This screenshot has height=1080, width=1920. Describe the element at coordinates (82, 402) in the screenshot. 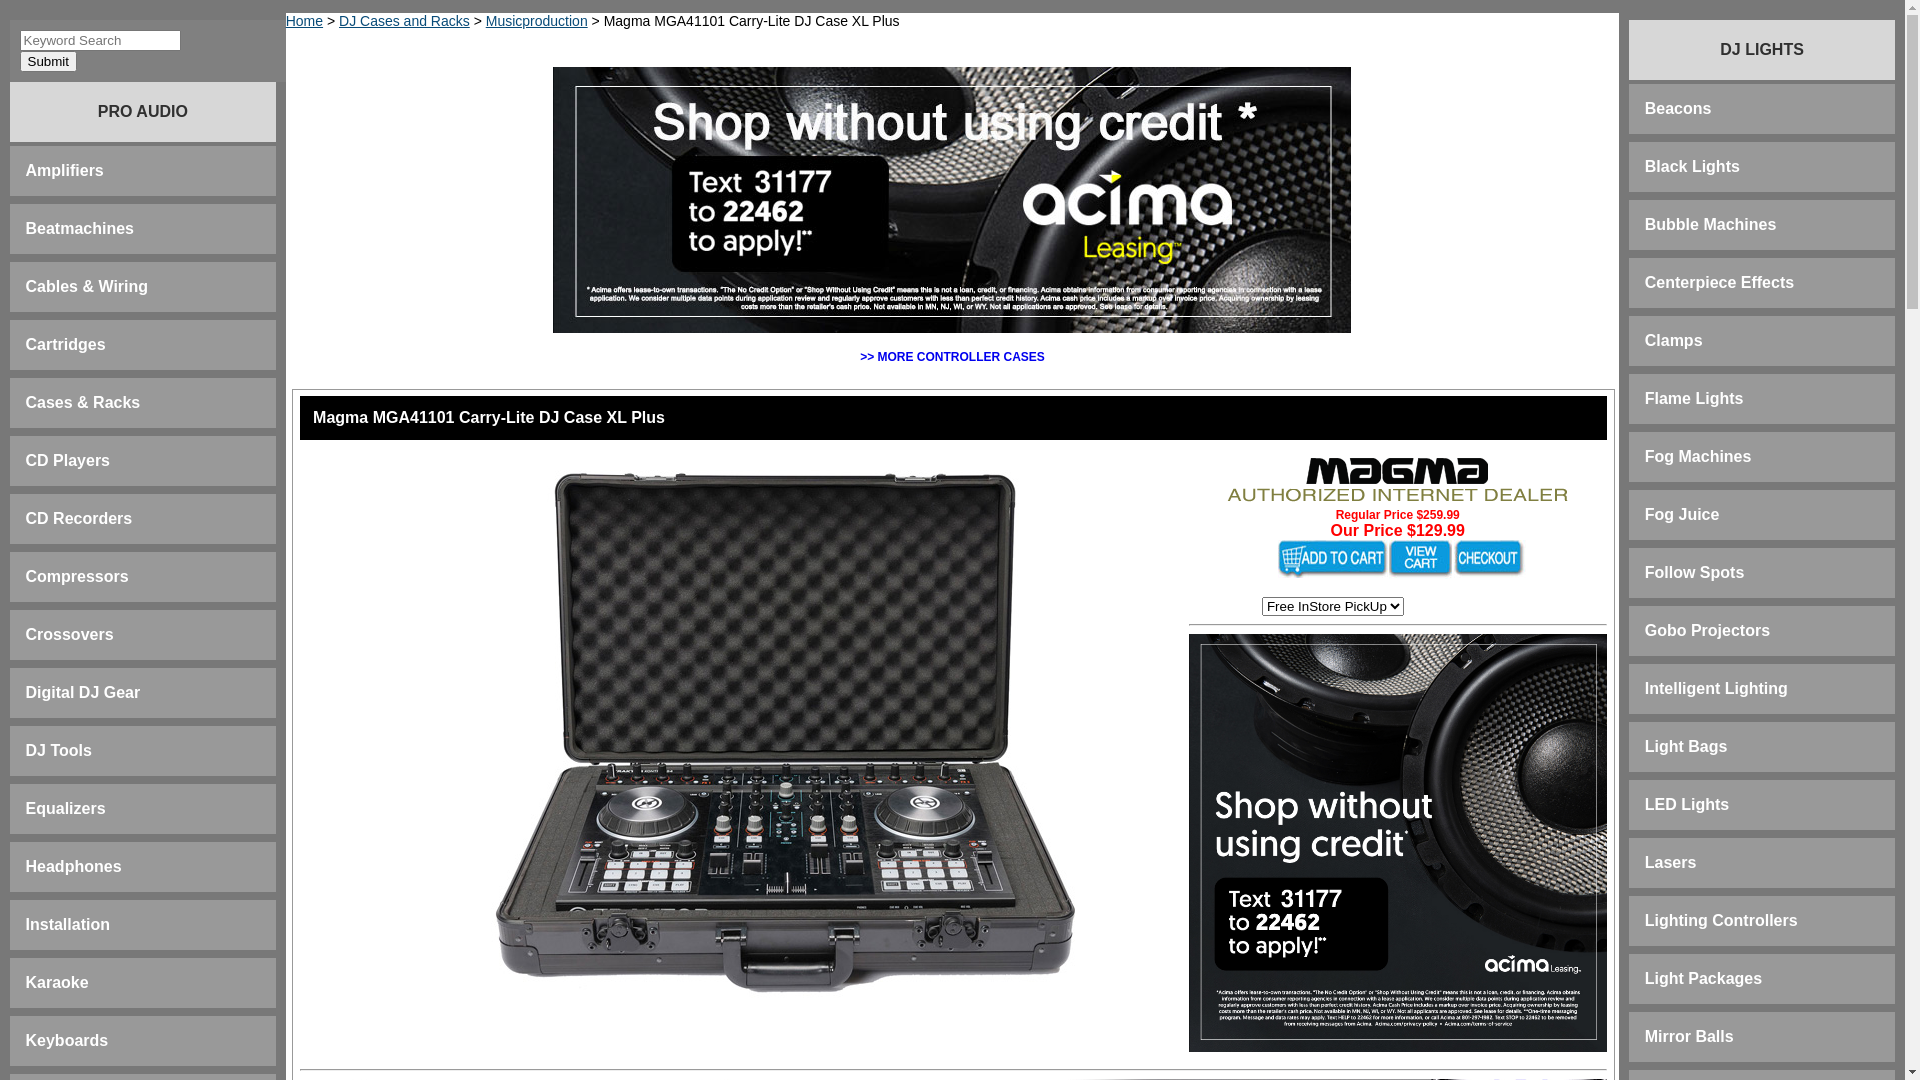

I see `'Cases & Racks'` at that location.